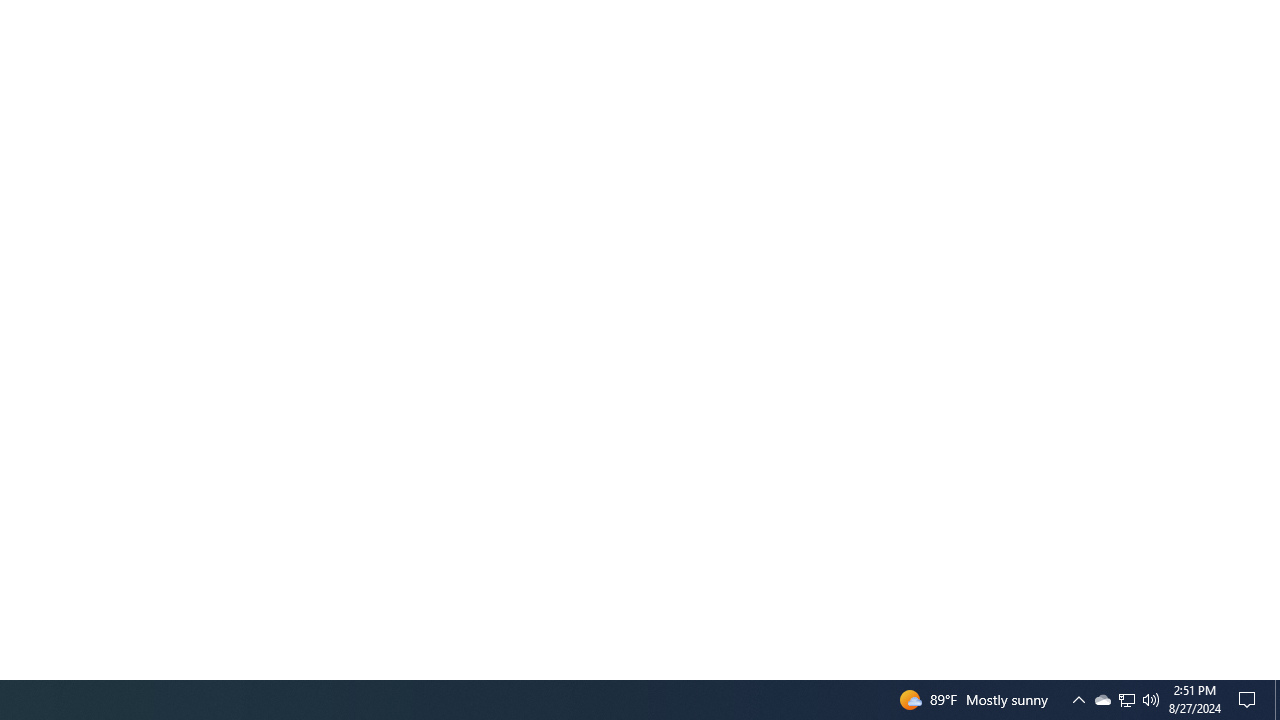  Describe the element at coordinates (1127, 698) in the screenshot. I see `'Q2790: 100%'` at that location.